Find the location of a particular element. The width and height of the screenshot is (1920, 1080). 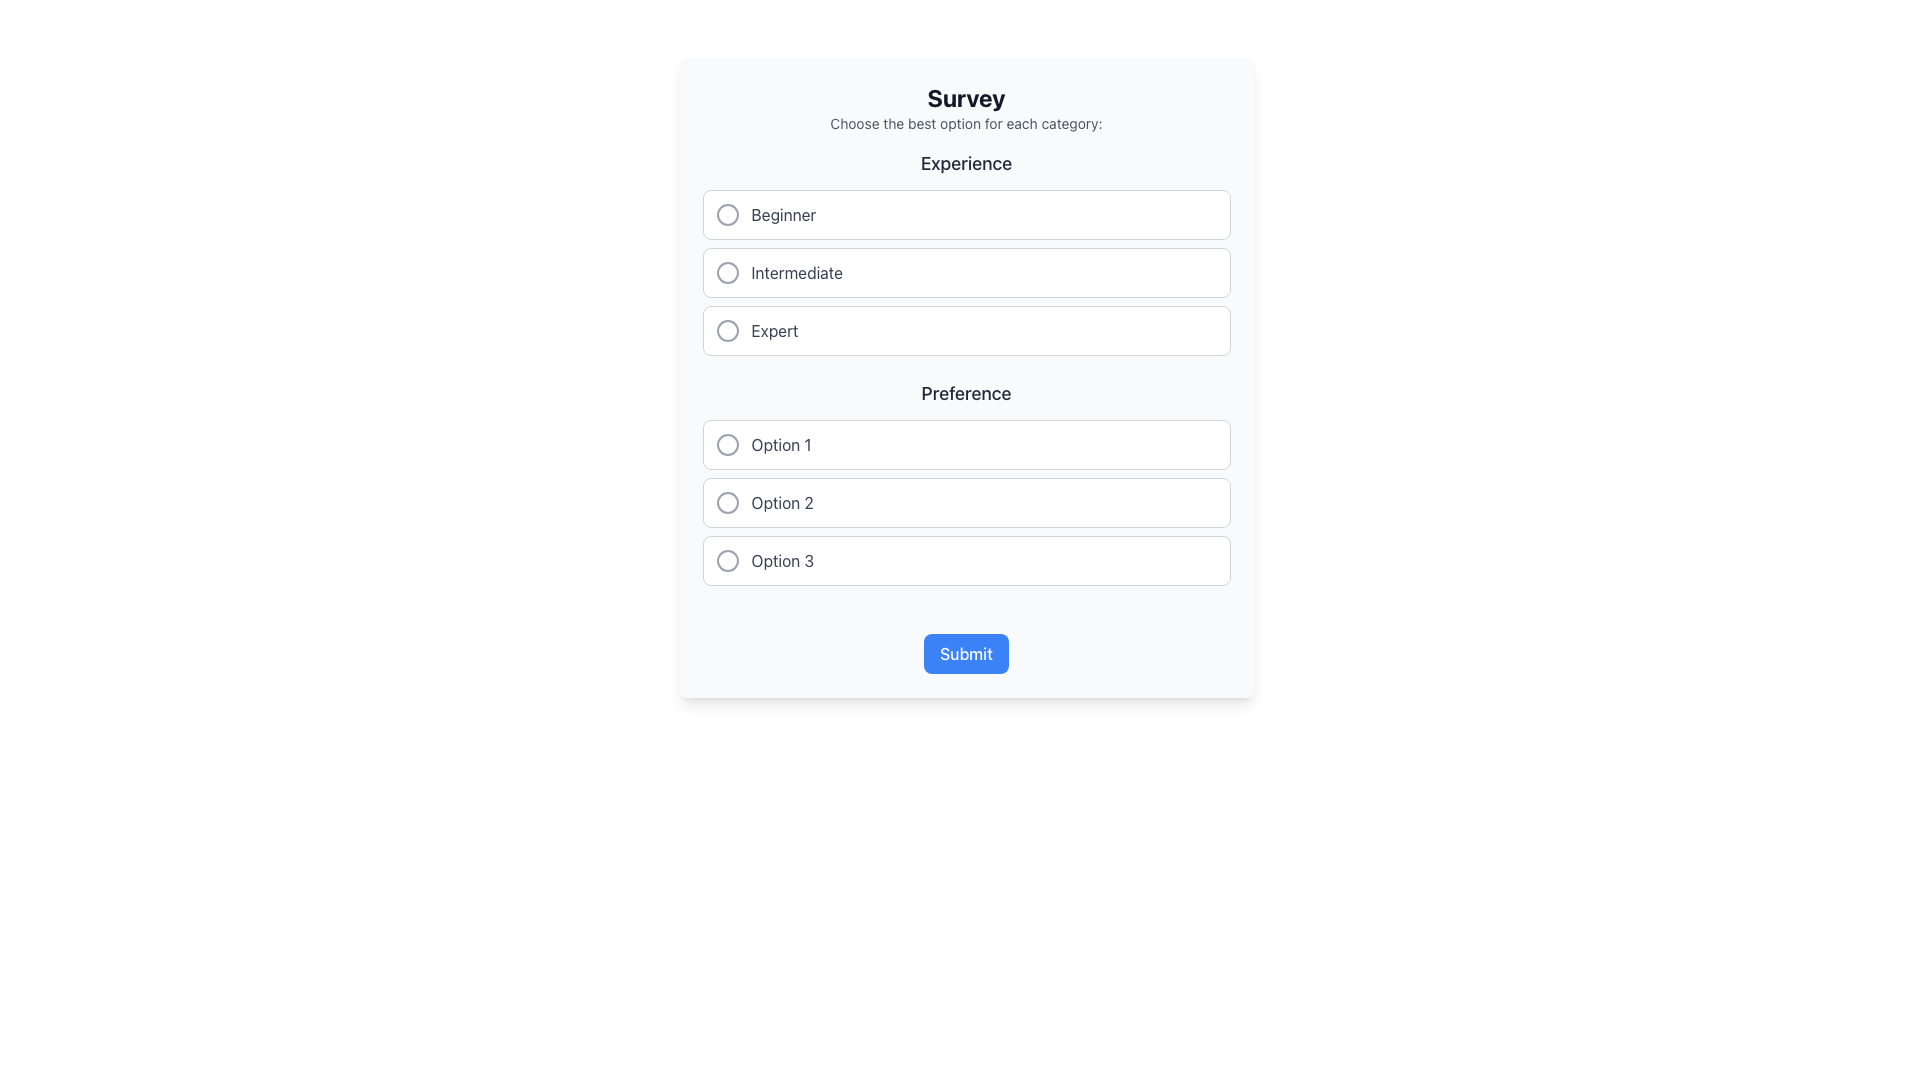

the informative text displaying the guidance message 'Choose the best option for each category:' located directly below the title 'Survey' is located at coordinates (966, 123).